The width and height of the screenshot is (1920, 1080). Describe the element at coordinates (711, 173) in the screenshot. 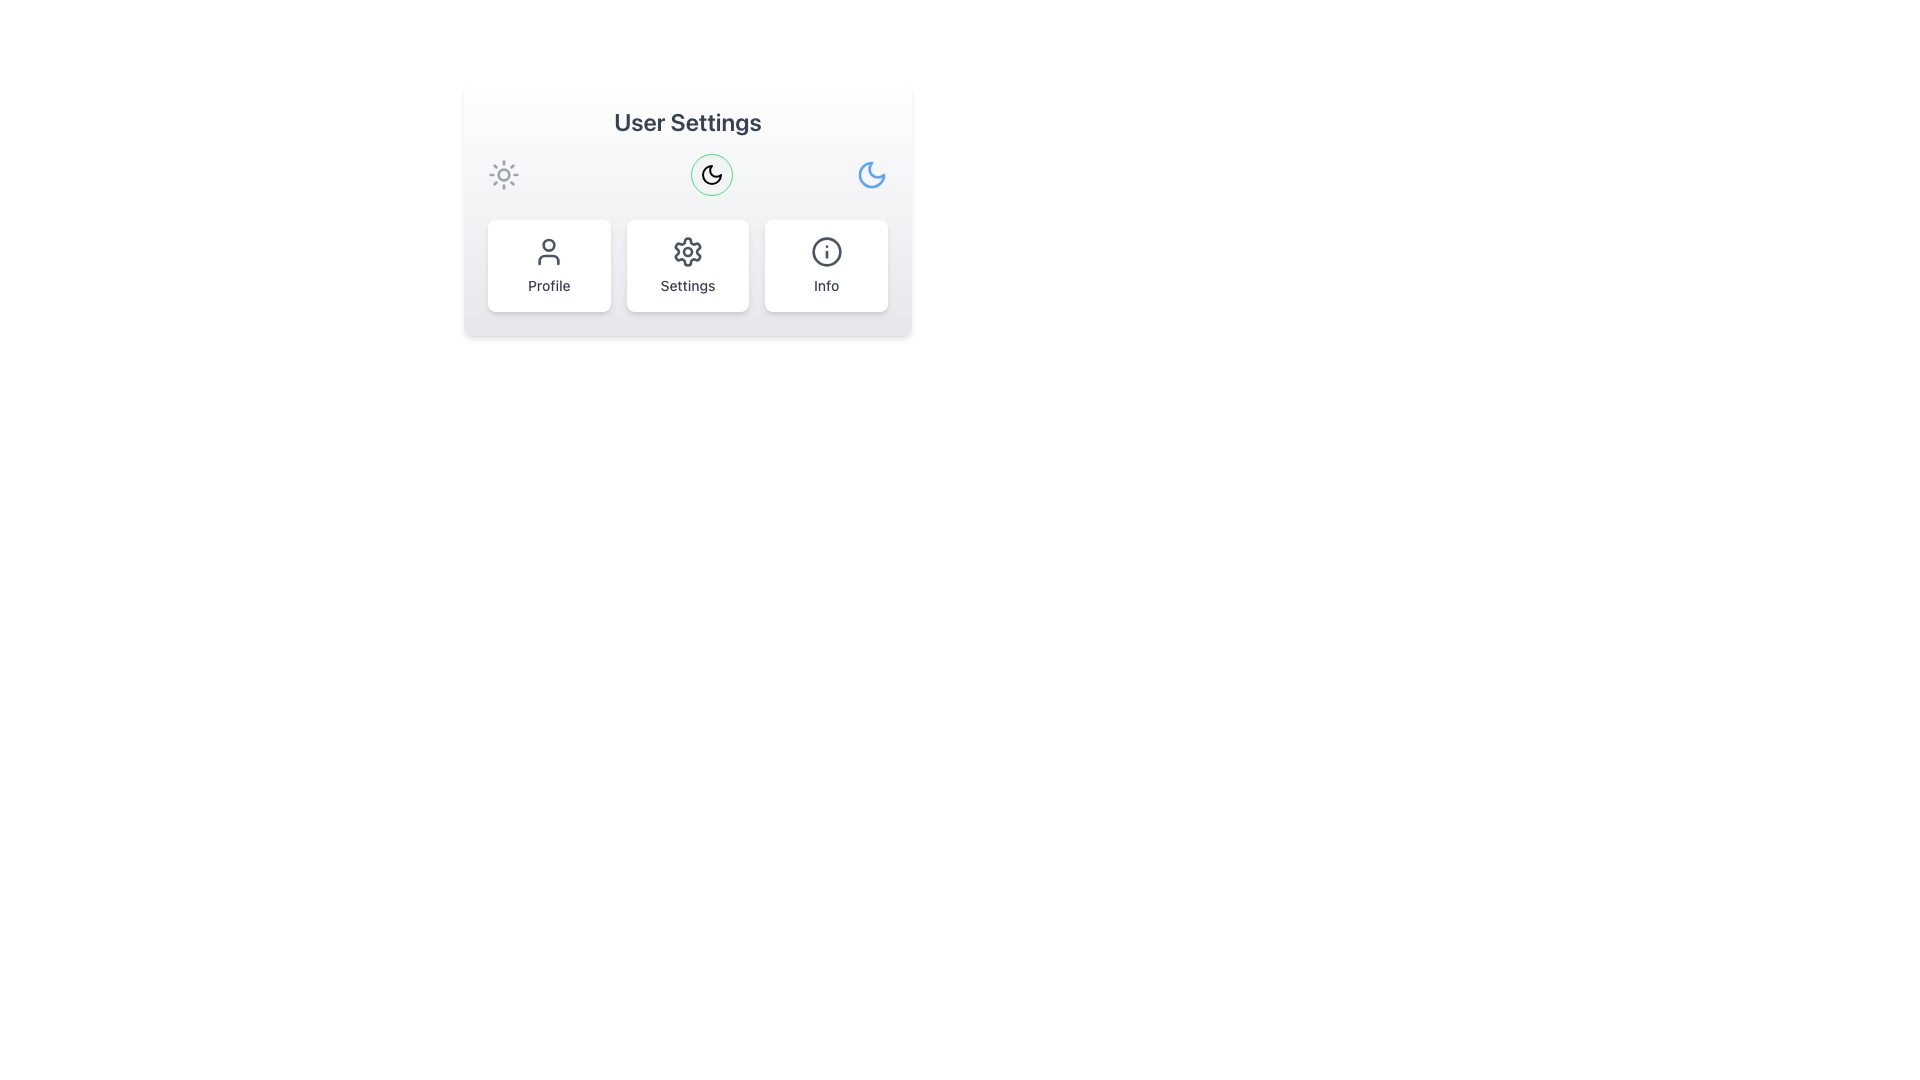

I see `the circular toggle button for night mode, located within the 'User Settings' section` at that location.